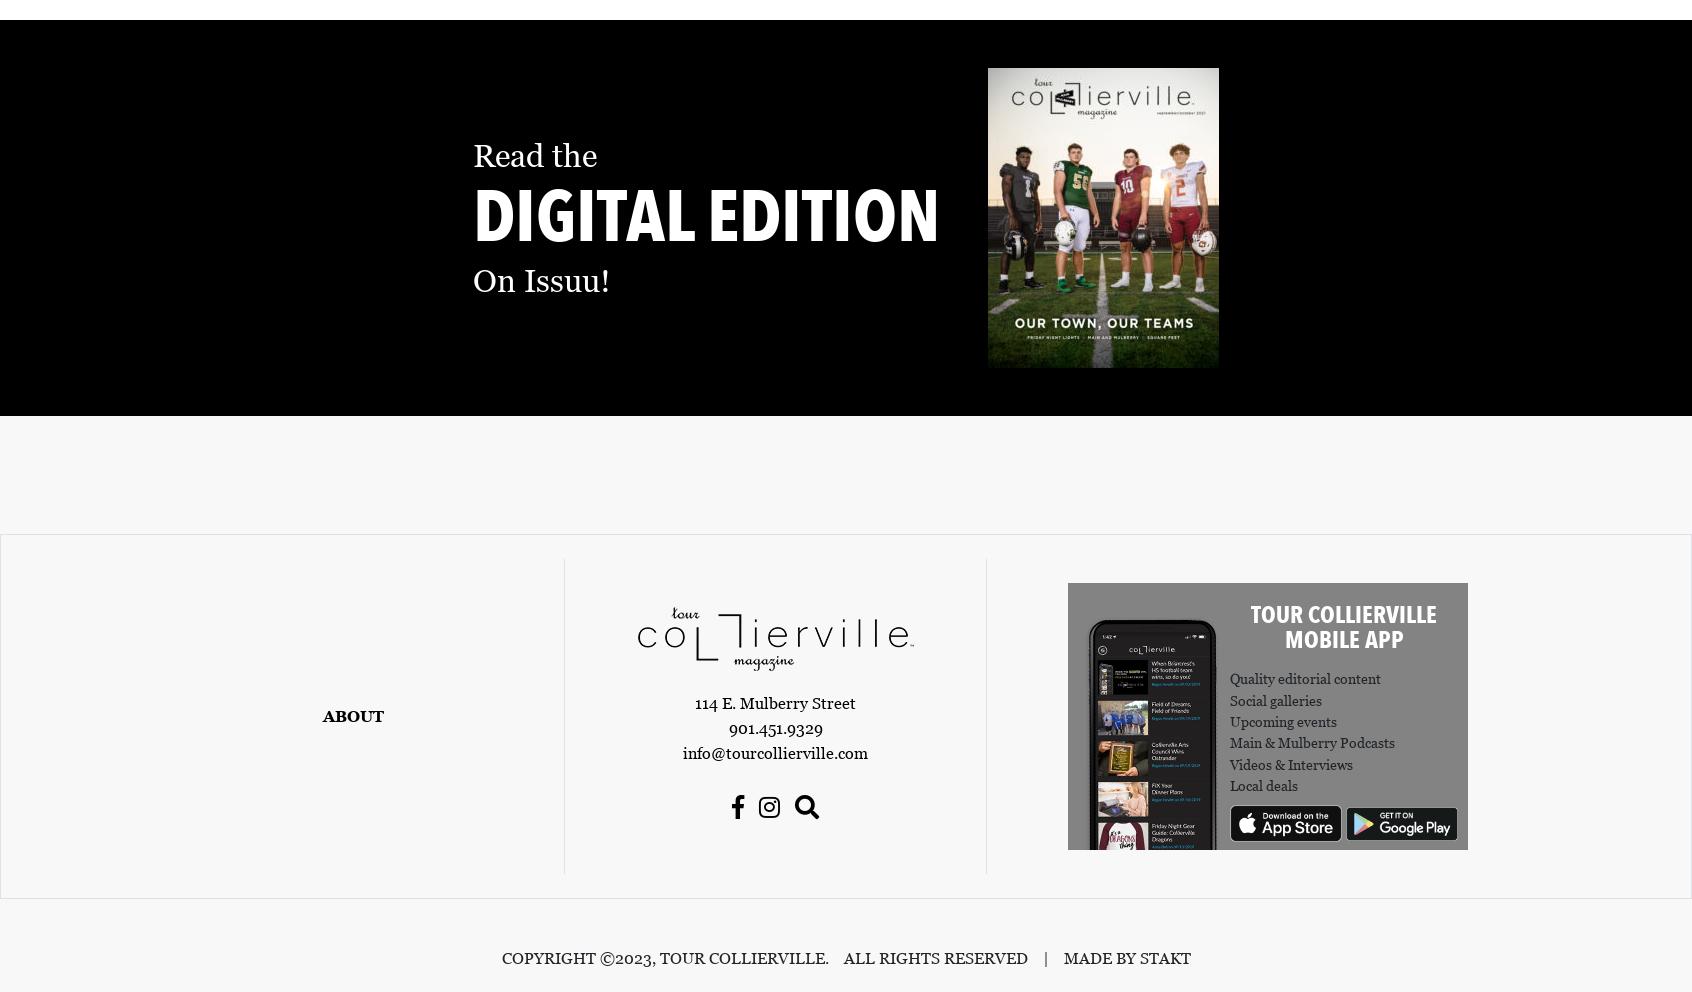 This screenshot has width=1692, height=992. Describe the element at coordinates (1230, 743) in the screenshot. I see `'Main & Mulberry Podcasts'` at that location.